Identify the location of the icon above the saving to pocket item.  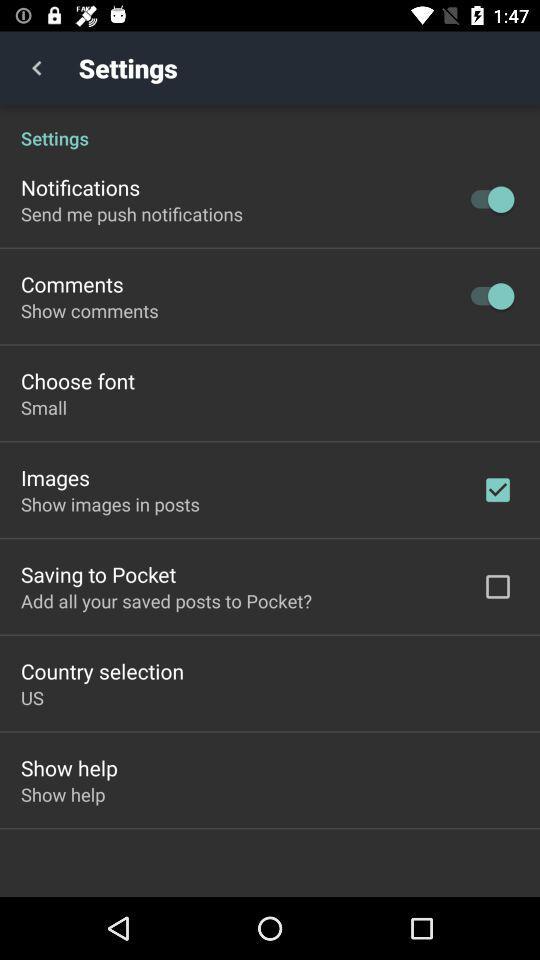
(110, 503).